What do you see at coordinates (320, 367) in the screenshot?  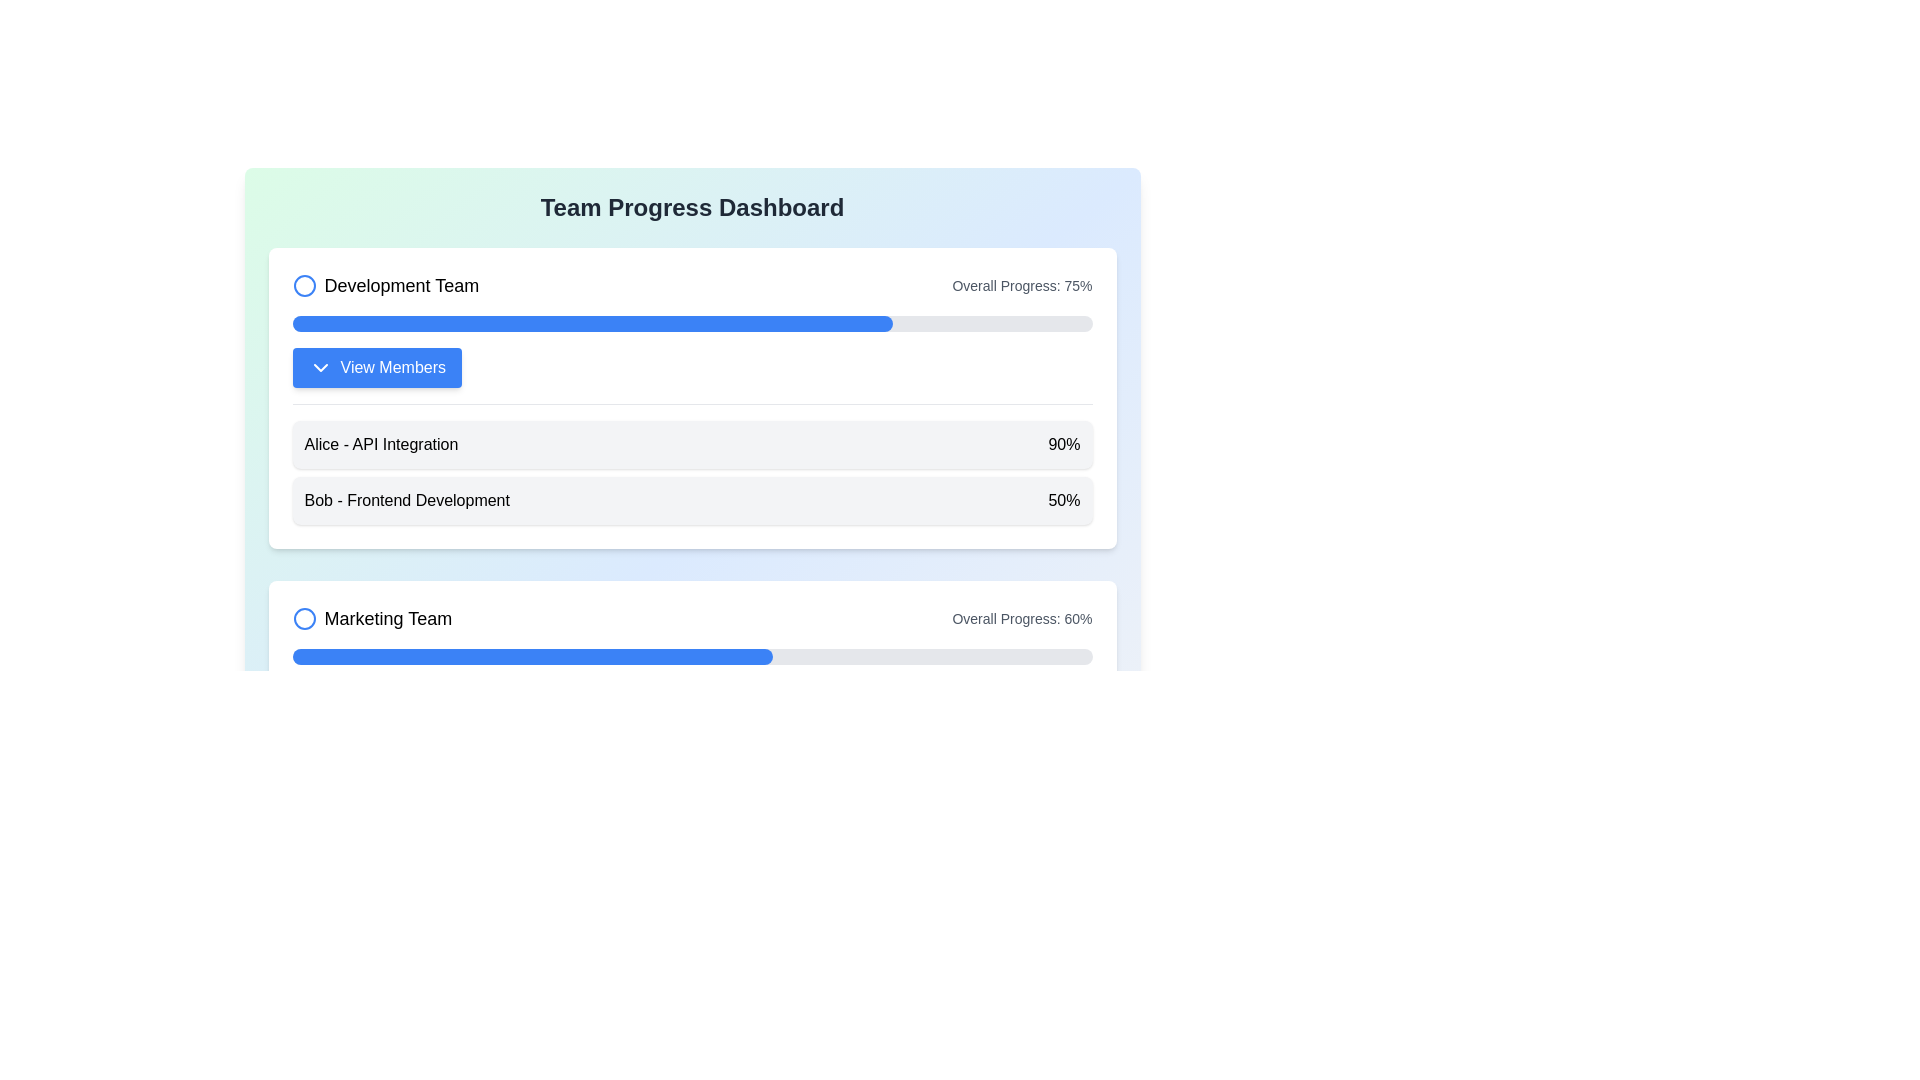 I see `the downward-pointing triangular arrow icon located inside the 'View Members' button to initiate a dropdown` at bounding box center [320, 367].